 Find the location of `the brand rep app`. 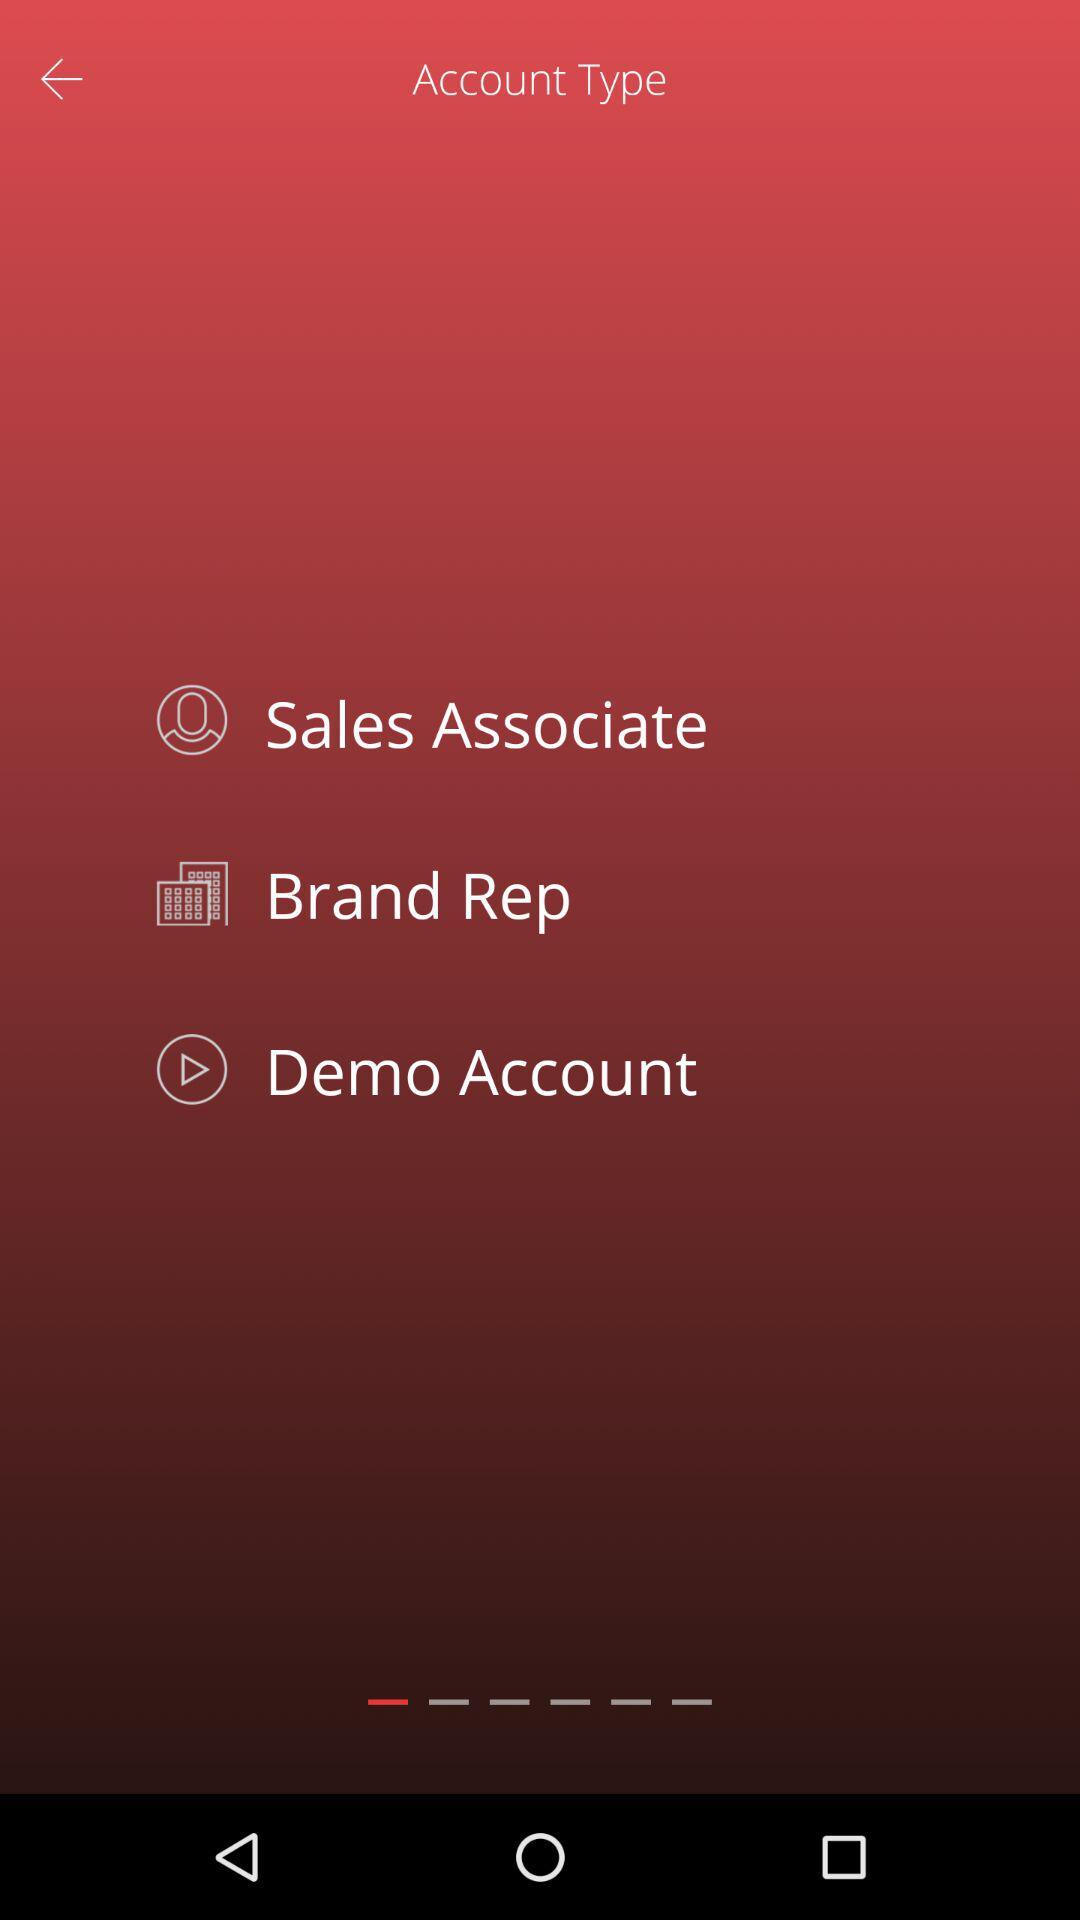

the brand rep app is located at coordinates (585, 892).